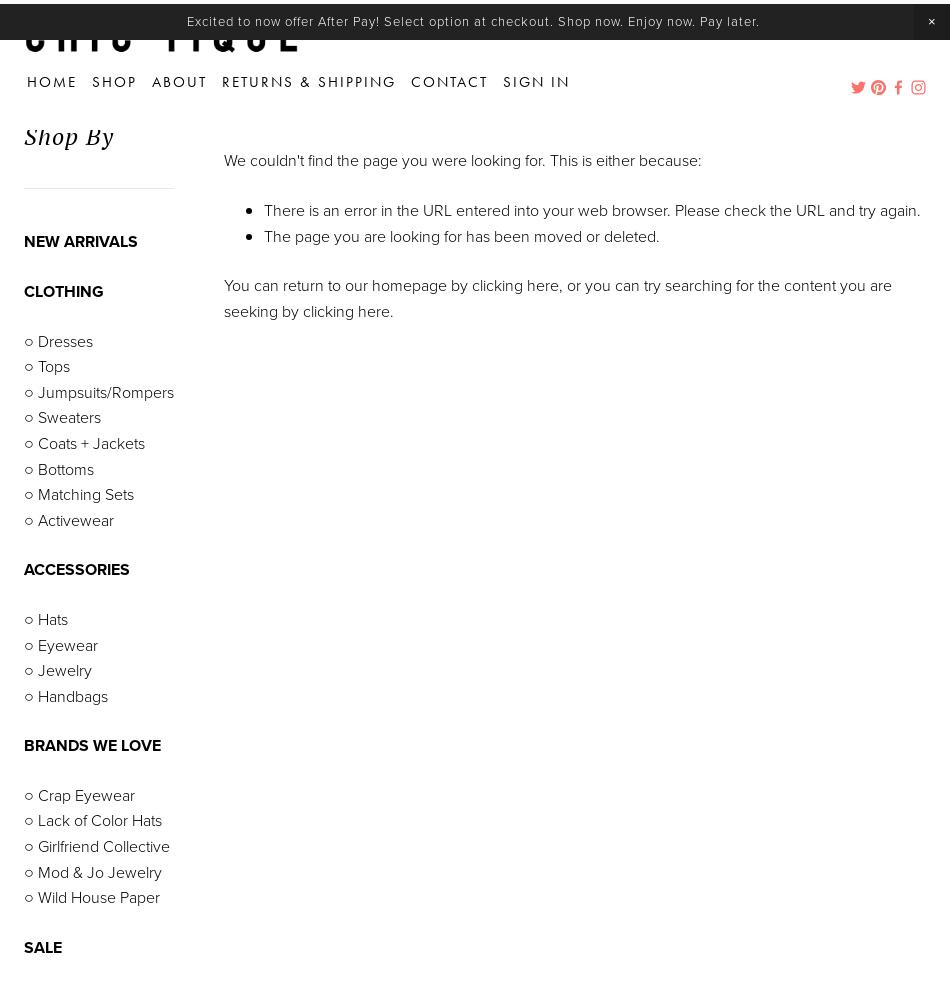 The width and height of the screenshot is (950, 1000). What do you see at coordinates (53, 365) in the screenshot?
I see `'Tops'` at bounding box center [53, 365].